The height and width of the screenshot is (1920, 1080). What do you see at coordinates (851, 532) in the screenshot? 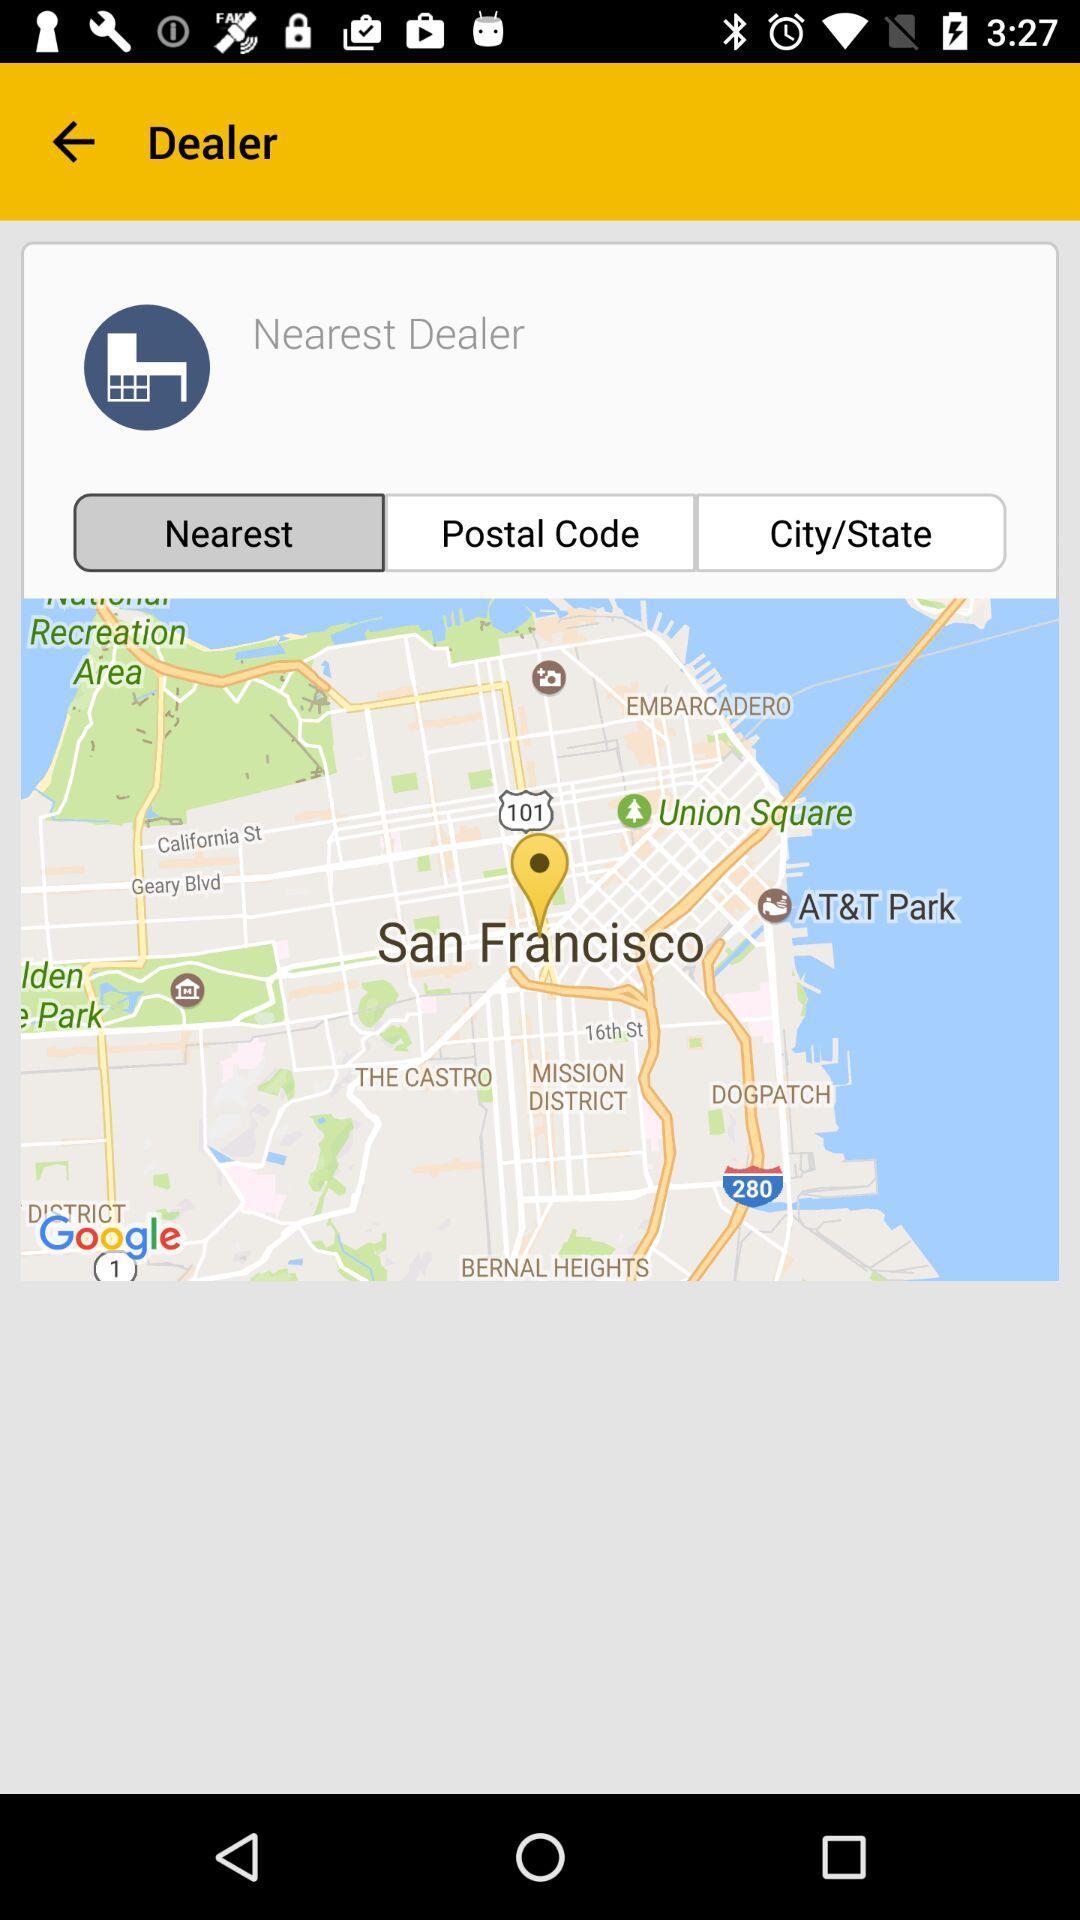
I see `icon at the top right corner` at bounding box center [851, 532].